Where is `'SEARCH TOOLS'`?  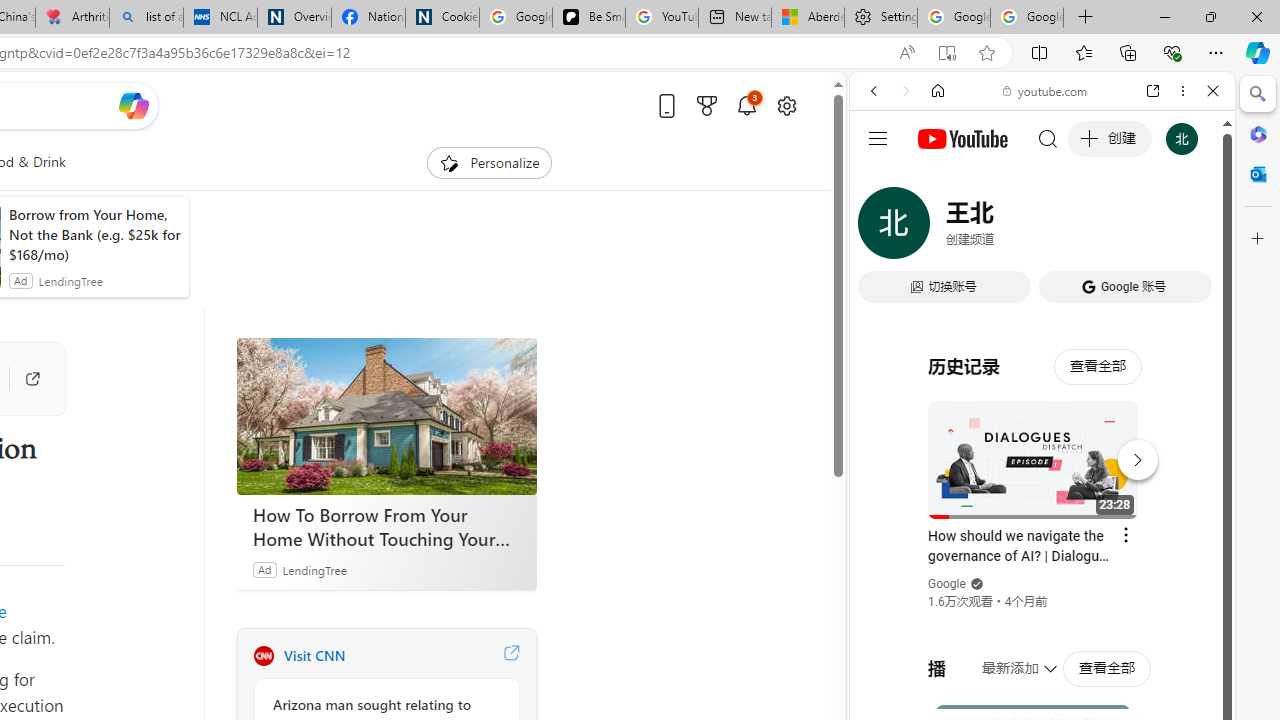
'SEARCH TOOLS' is located at coordinates (1092, 227).